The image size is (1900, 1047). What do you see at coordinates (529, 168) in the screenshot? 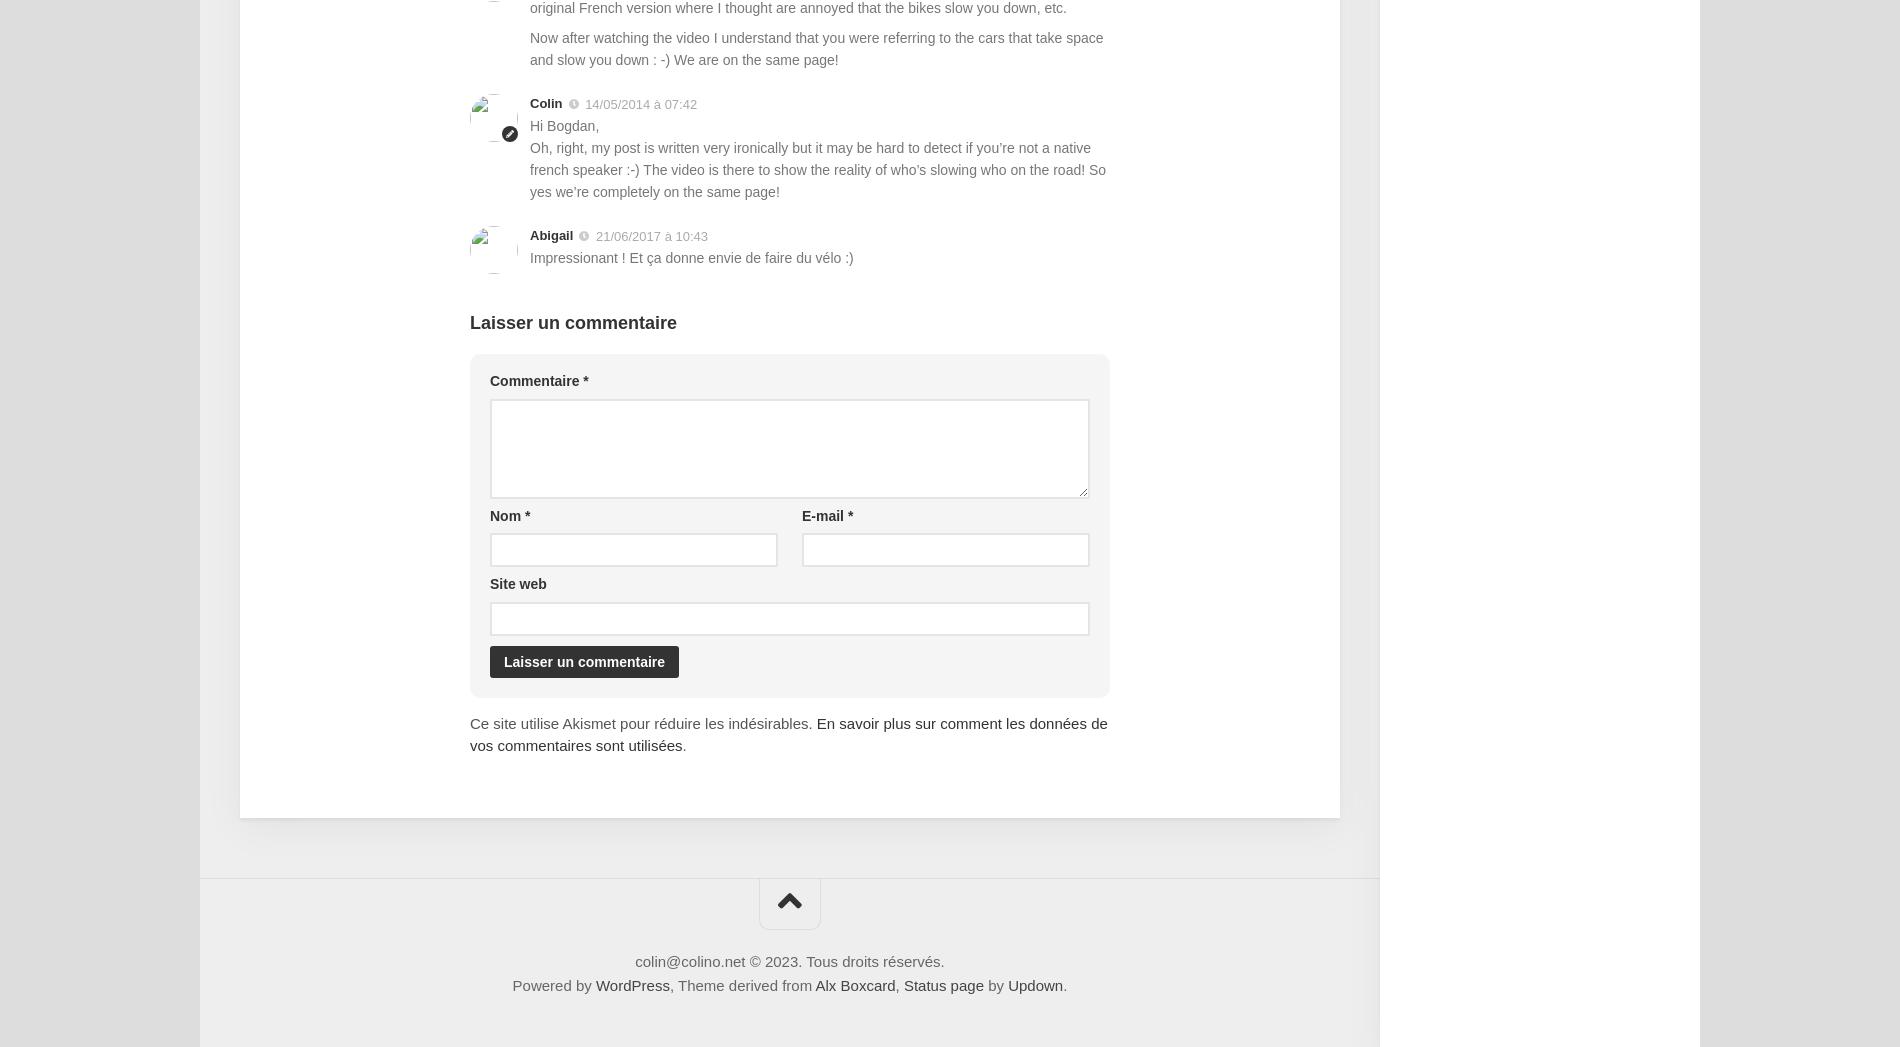
I see `'Oh, right, my post is written very ironically but it may be hard to detect if you’re not a native french speaker :-) The video is there to show the reality of who’s slowing who on the road! So yes we’re completely on the same page!'` at bounding box center [529, 168].